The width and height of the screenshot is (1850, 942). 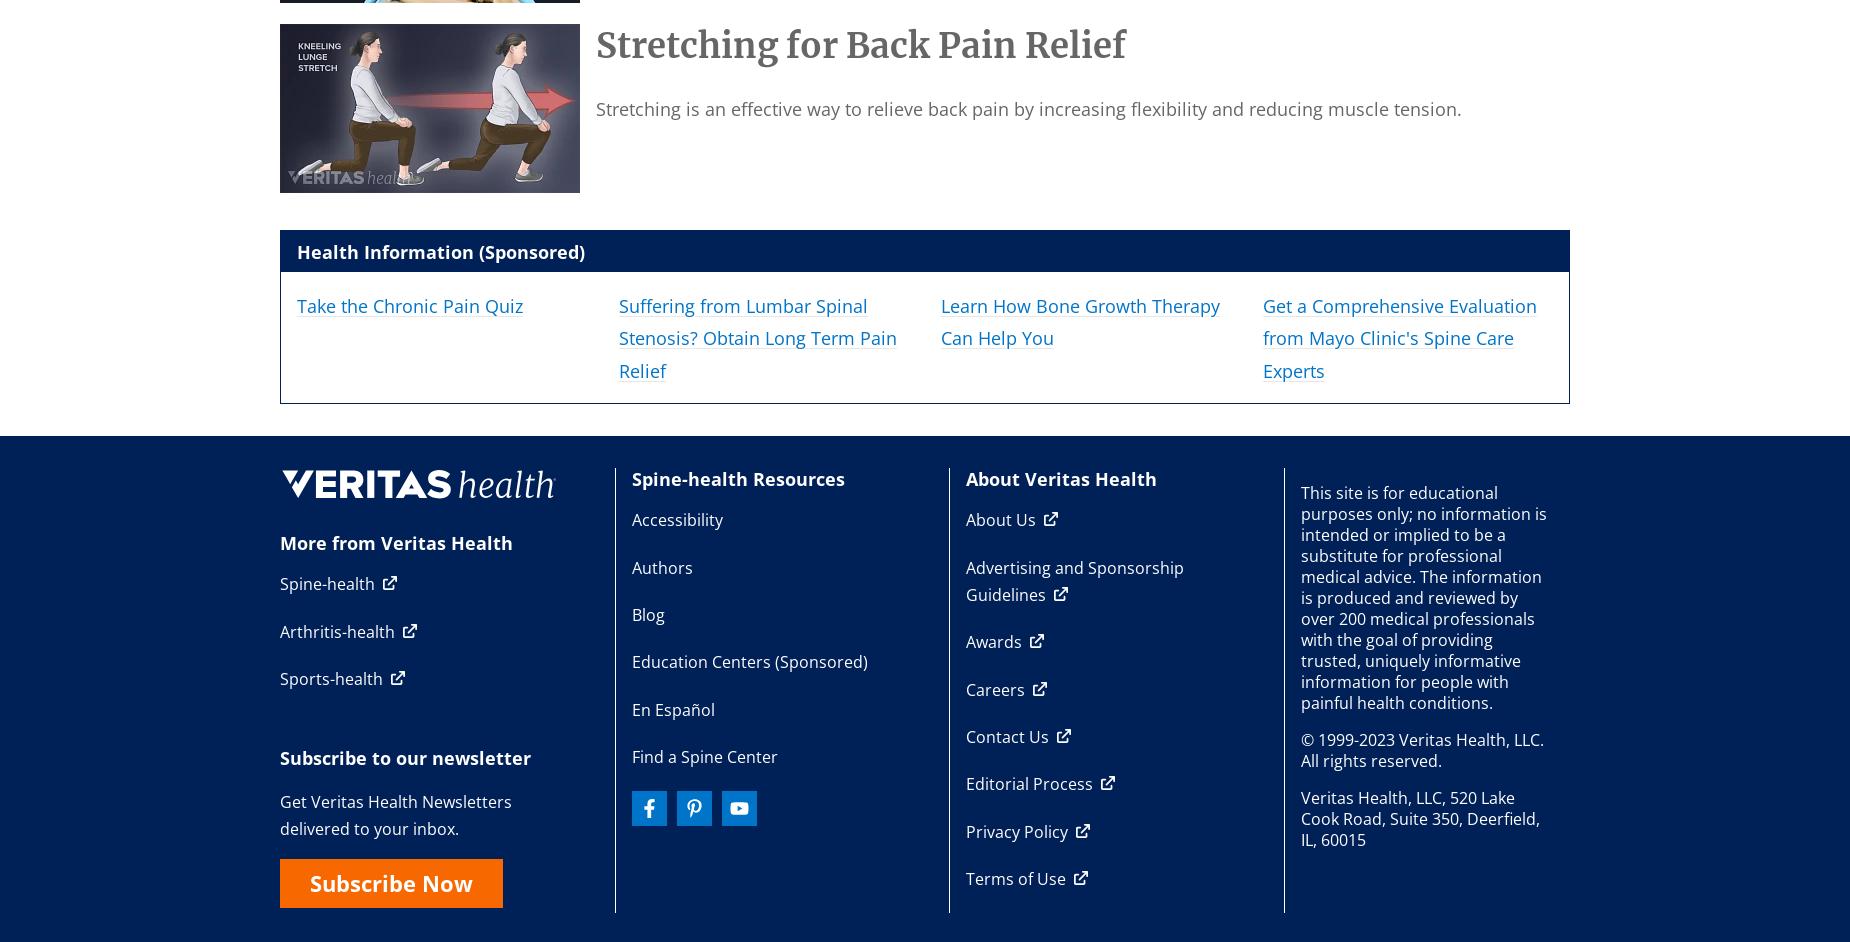 I want to click on 'Find a Spine Center', so click(x=703, y=756).